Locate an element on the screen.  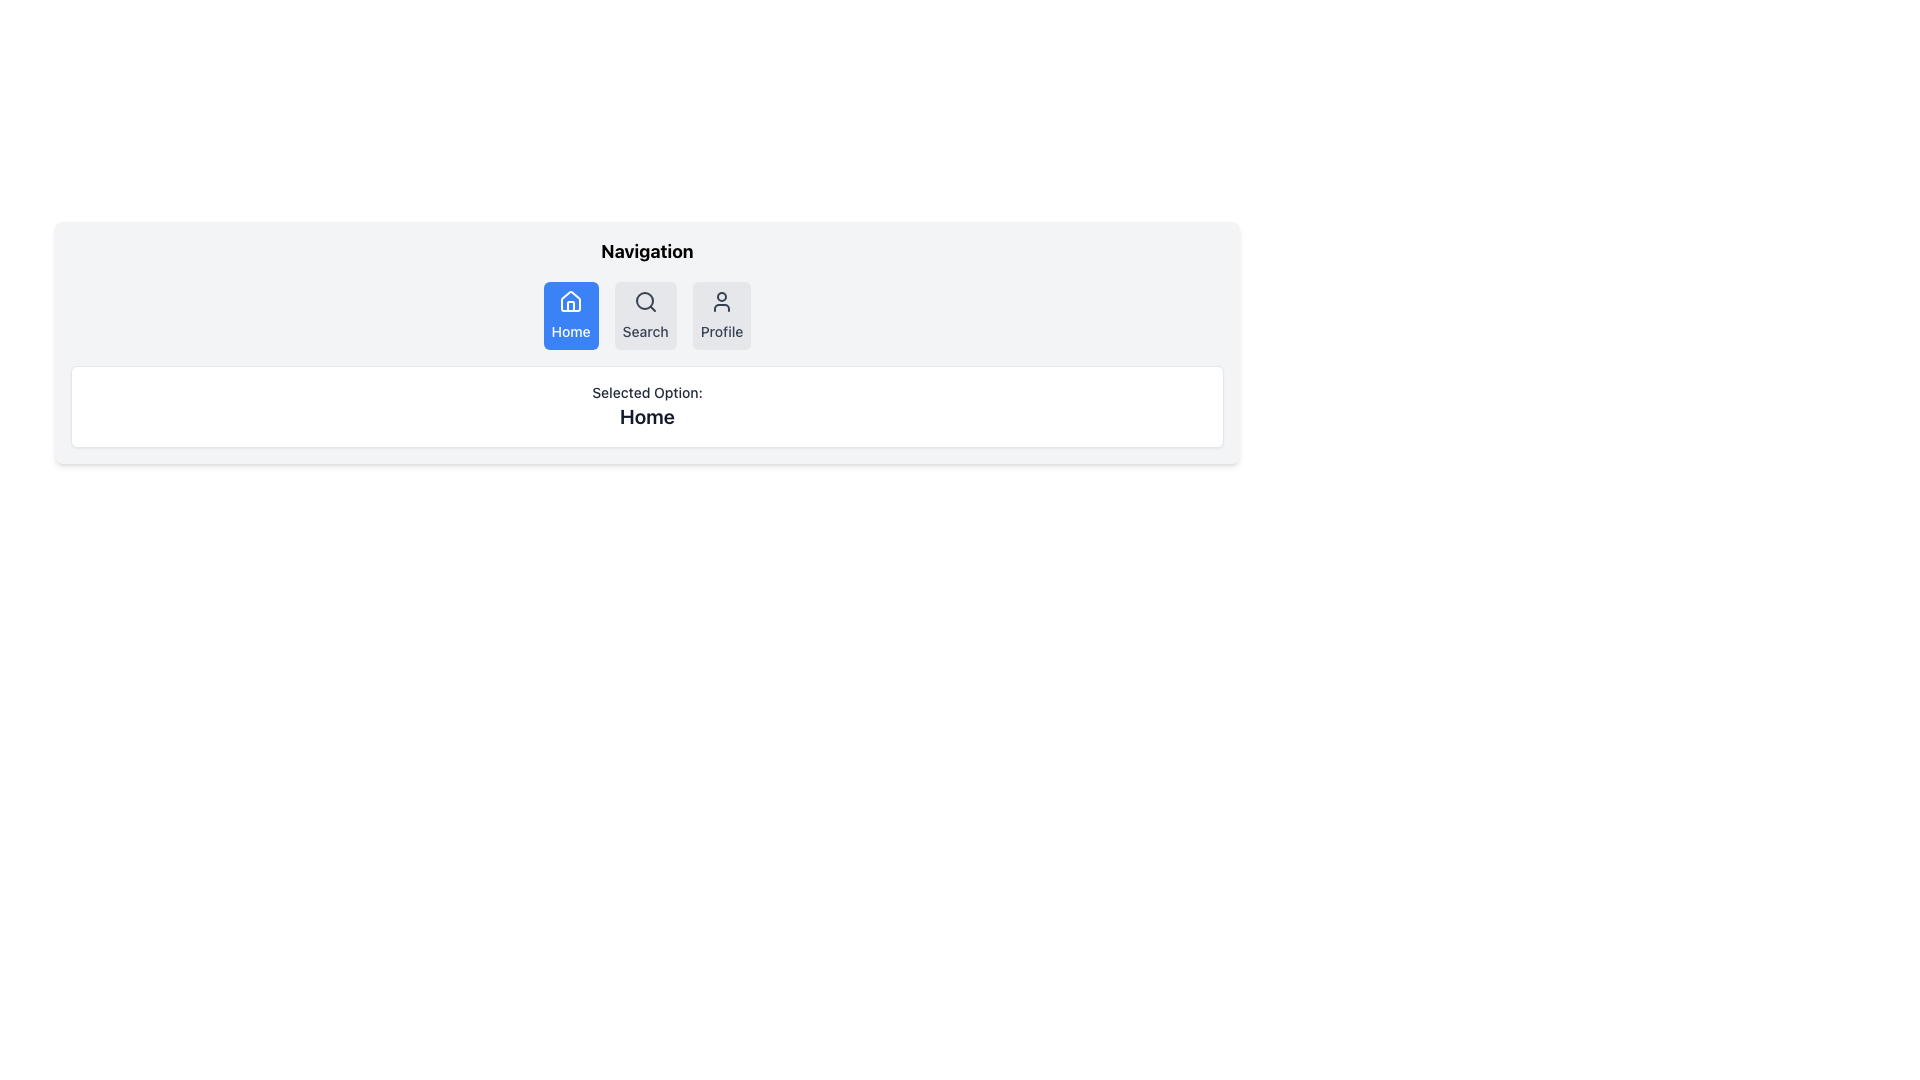
the label that indicates the function of the third button related to user profile or account settings, which is located in a horizontal navigation list below a user icon is located at coordinates (721, 330).